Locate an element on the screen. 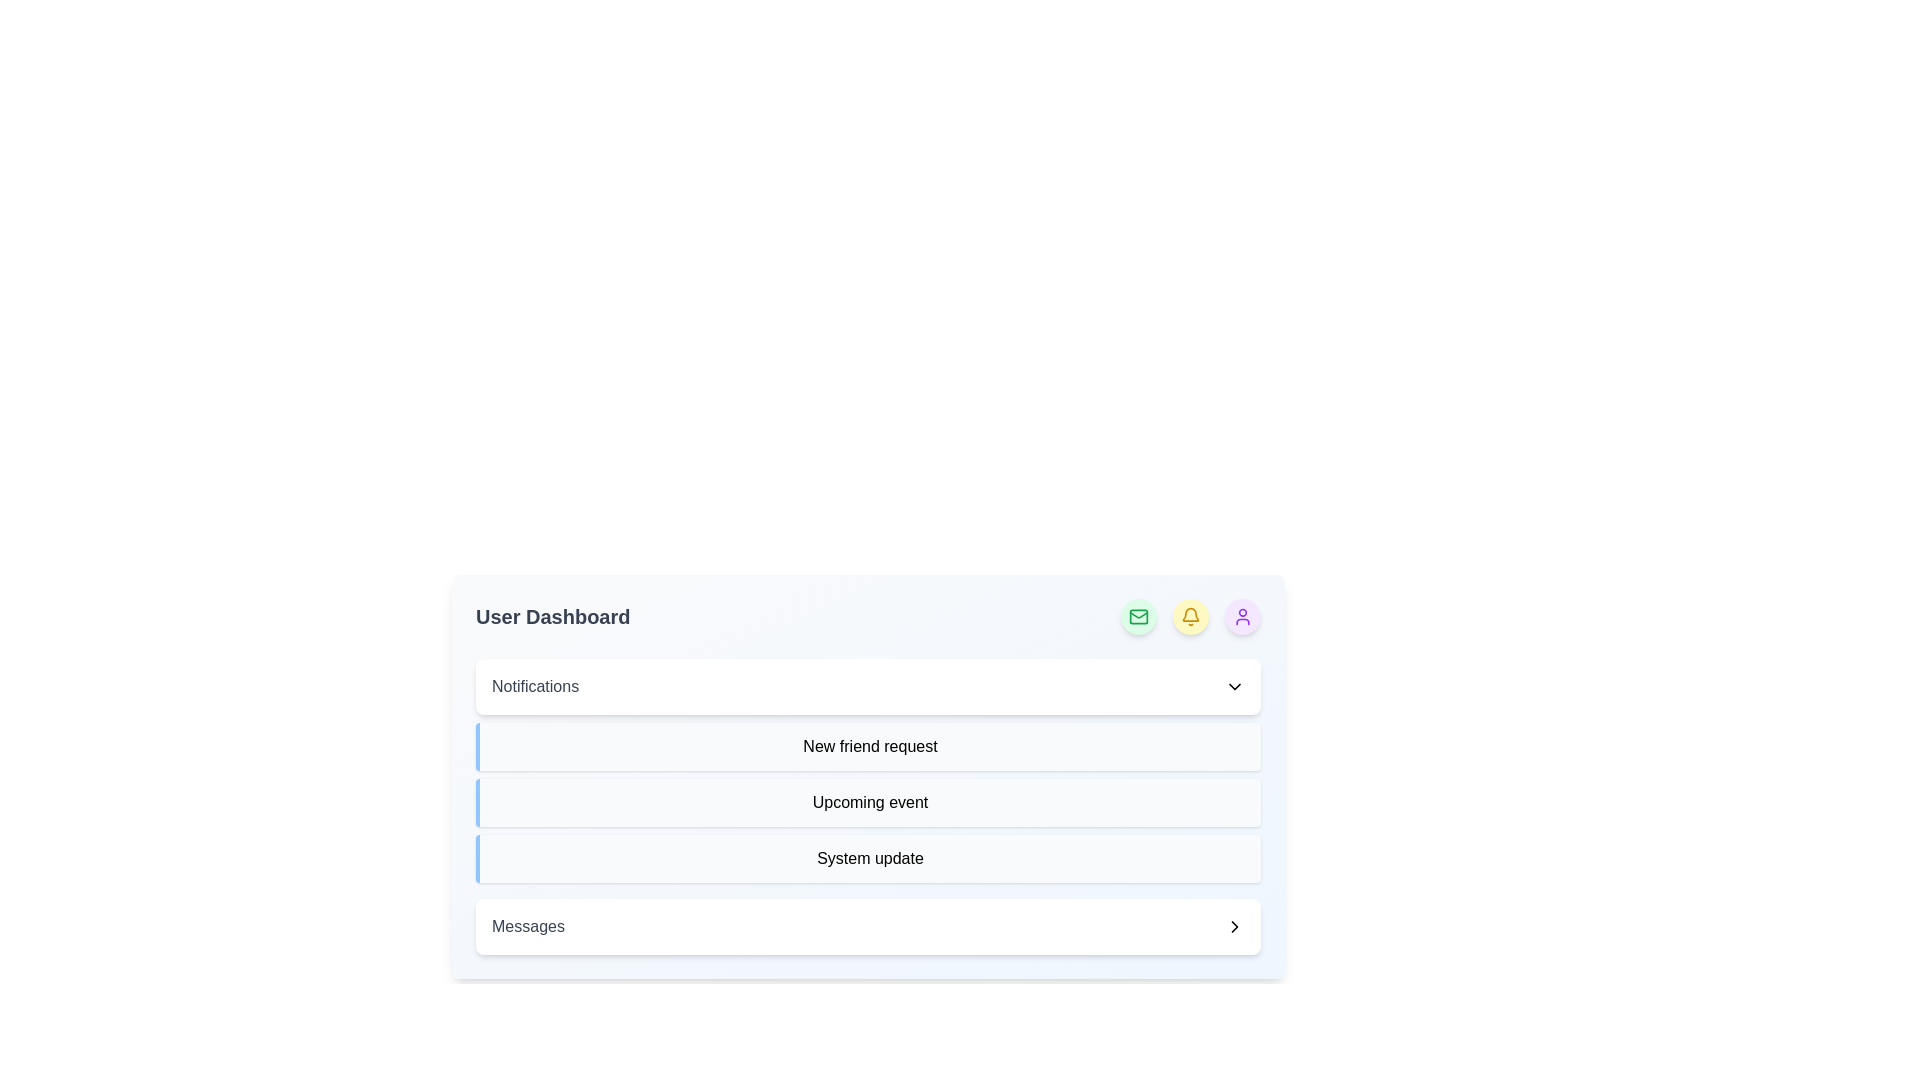 Image resolution: width=1920 pixels, height=1080 pixels. notification text from the static text block located in the Notifications section of the User Dashboard, which is the second item in the list between 'New friend request' and 'System update' is located at coordinates (868, 801).